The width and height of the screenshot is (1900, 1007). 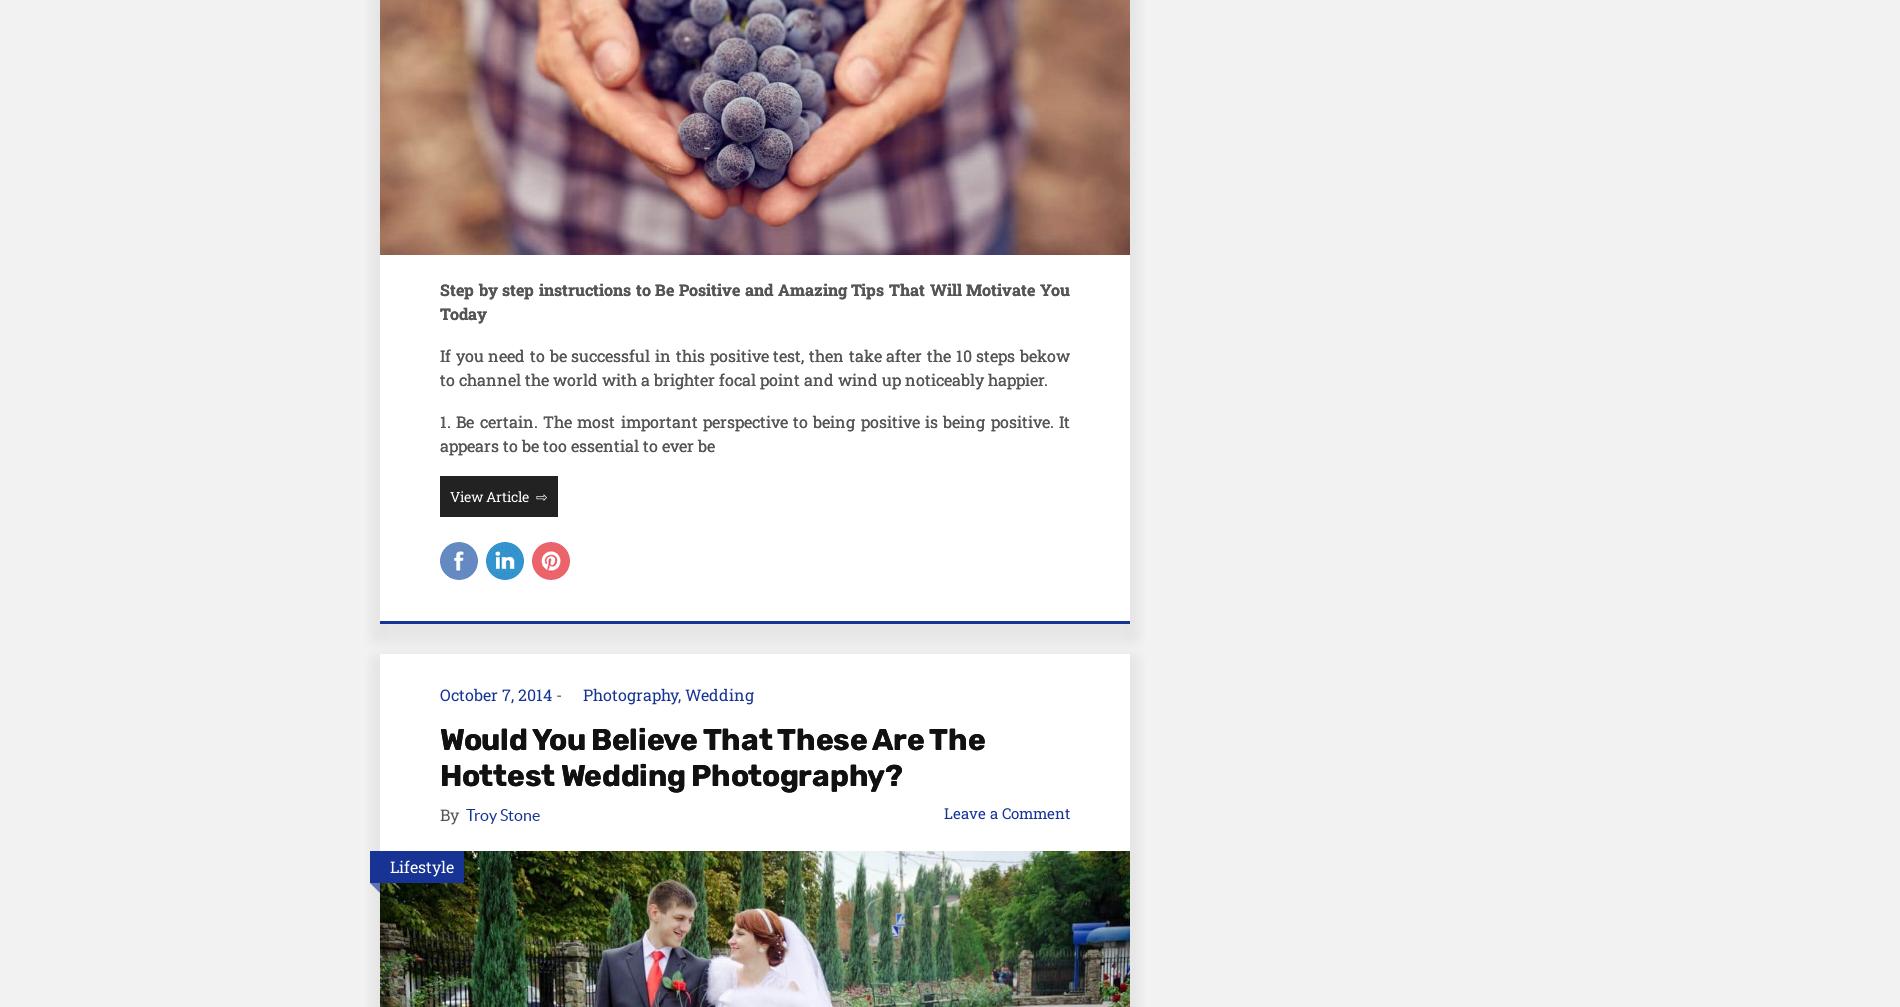 I want to click on 'If you need to be successful in this positive test, then take after the 10 steps bekow to channel the world with a brighter focal point and wind up noticeably happier.', so click(x=754, y=366).